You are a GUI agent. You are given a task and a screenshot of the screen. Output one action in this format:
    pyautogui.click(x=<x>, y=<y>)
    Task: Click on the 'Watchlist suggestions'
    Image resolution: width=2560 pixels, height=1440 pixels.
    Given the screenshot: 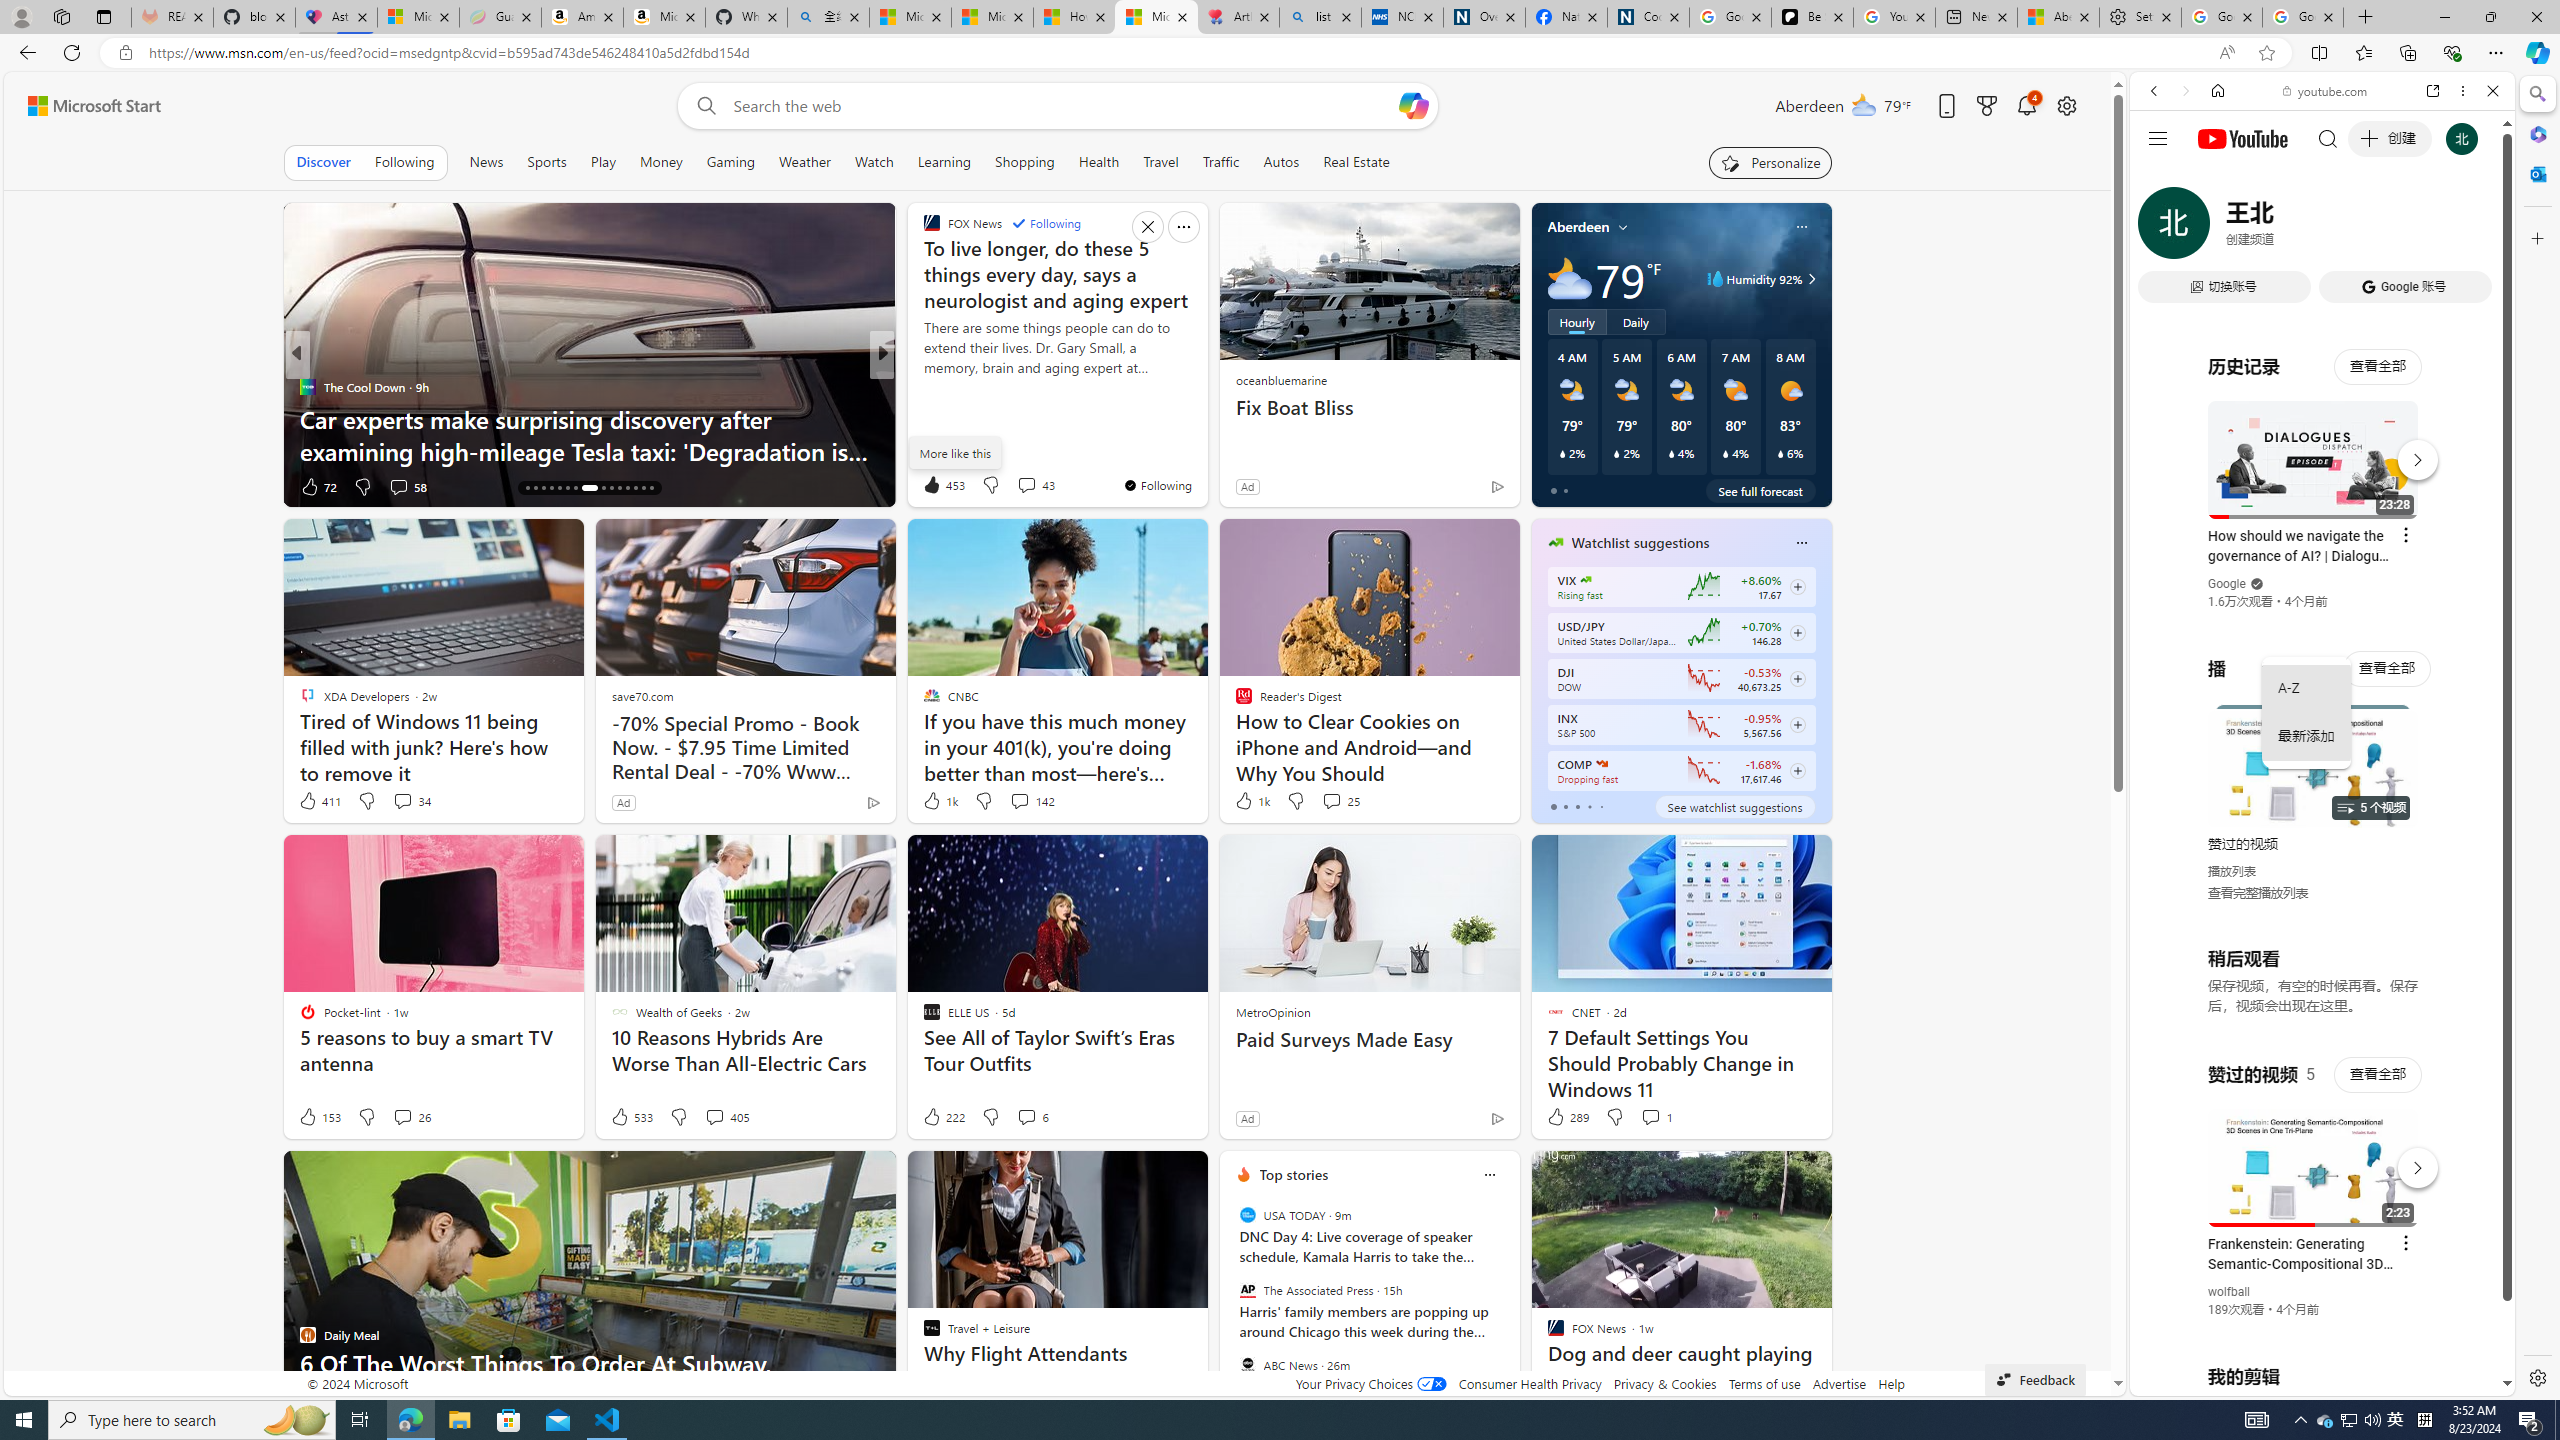 What is the action you would take?
    pyautogui.click(x=1639, y=541)
    